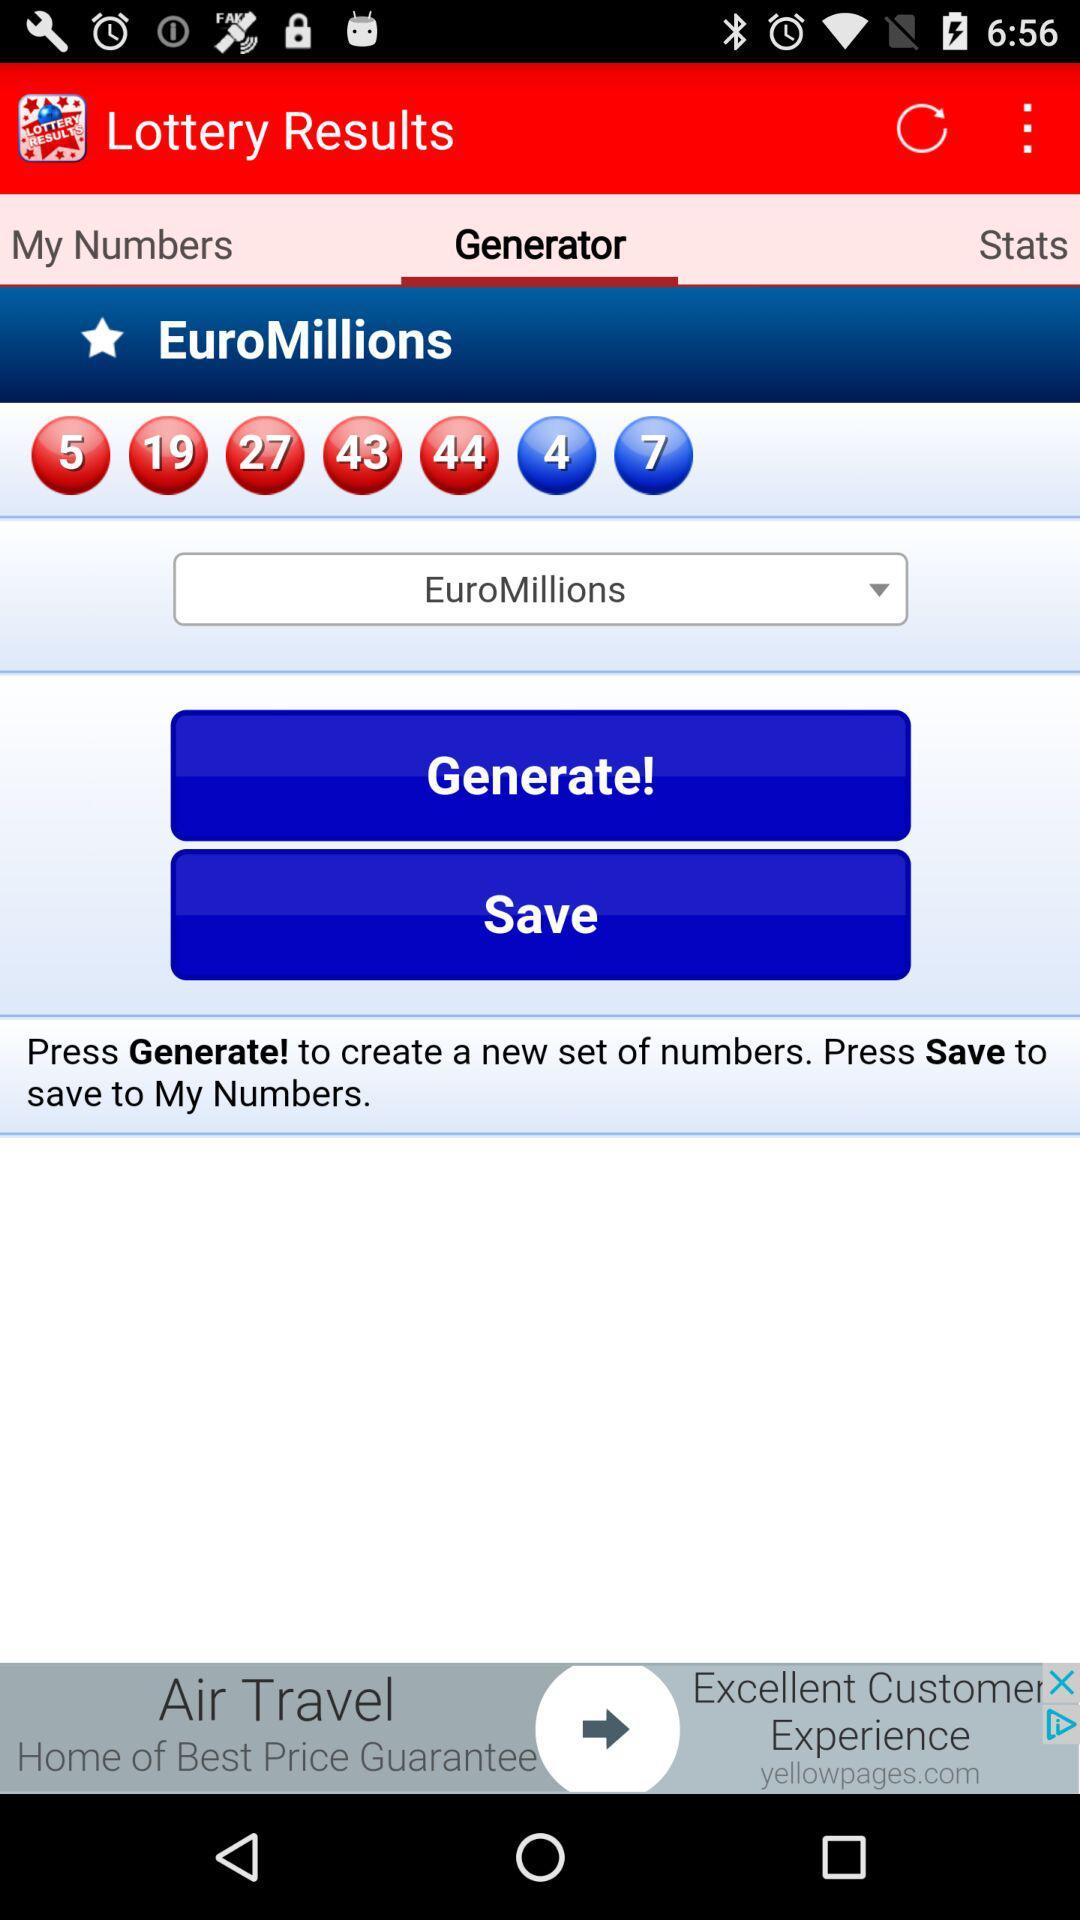  What do you see at coordinates (922, 136) in the screenshot?
I see `the refresh icon` at bounding box center [922, 136].